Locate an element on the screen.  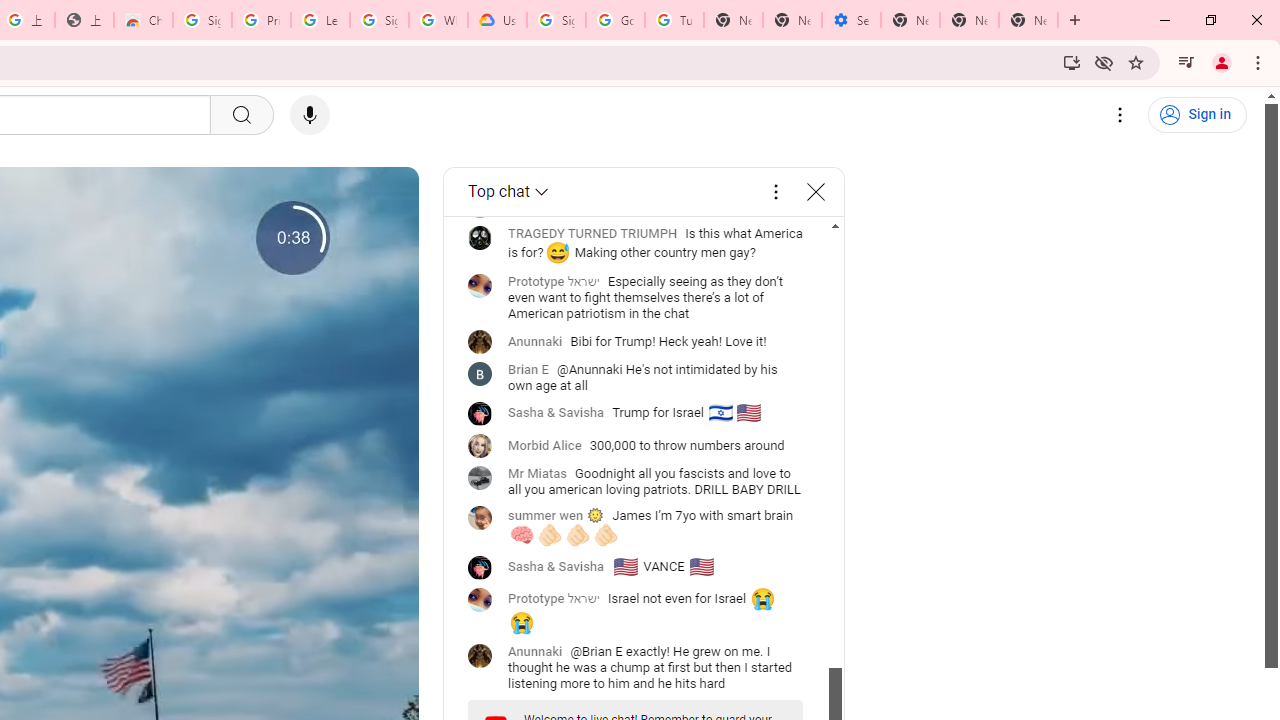
'Turn cookies on or off - Computer - Google Account Help' is located at coordinates (674, 20).